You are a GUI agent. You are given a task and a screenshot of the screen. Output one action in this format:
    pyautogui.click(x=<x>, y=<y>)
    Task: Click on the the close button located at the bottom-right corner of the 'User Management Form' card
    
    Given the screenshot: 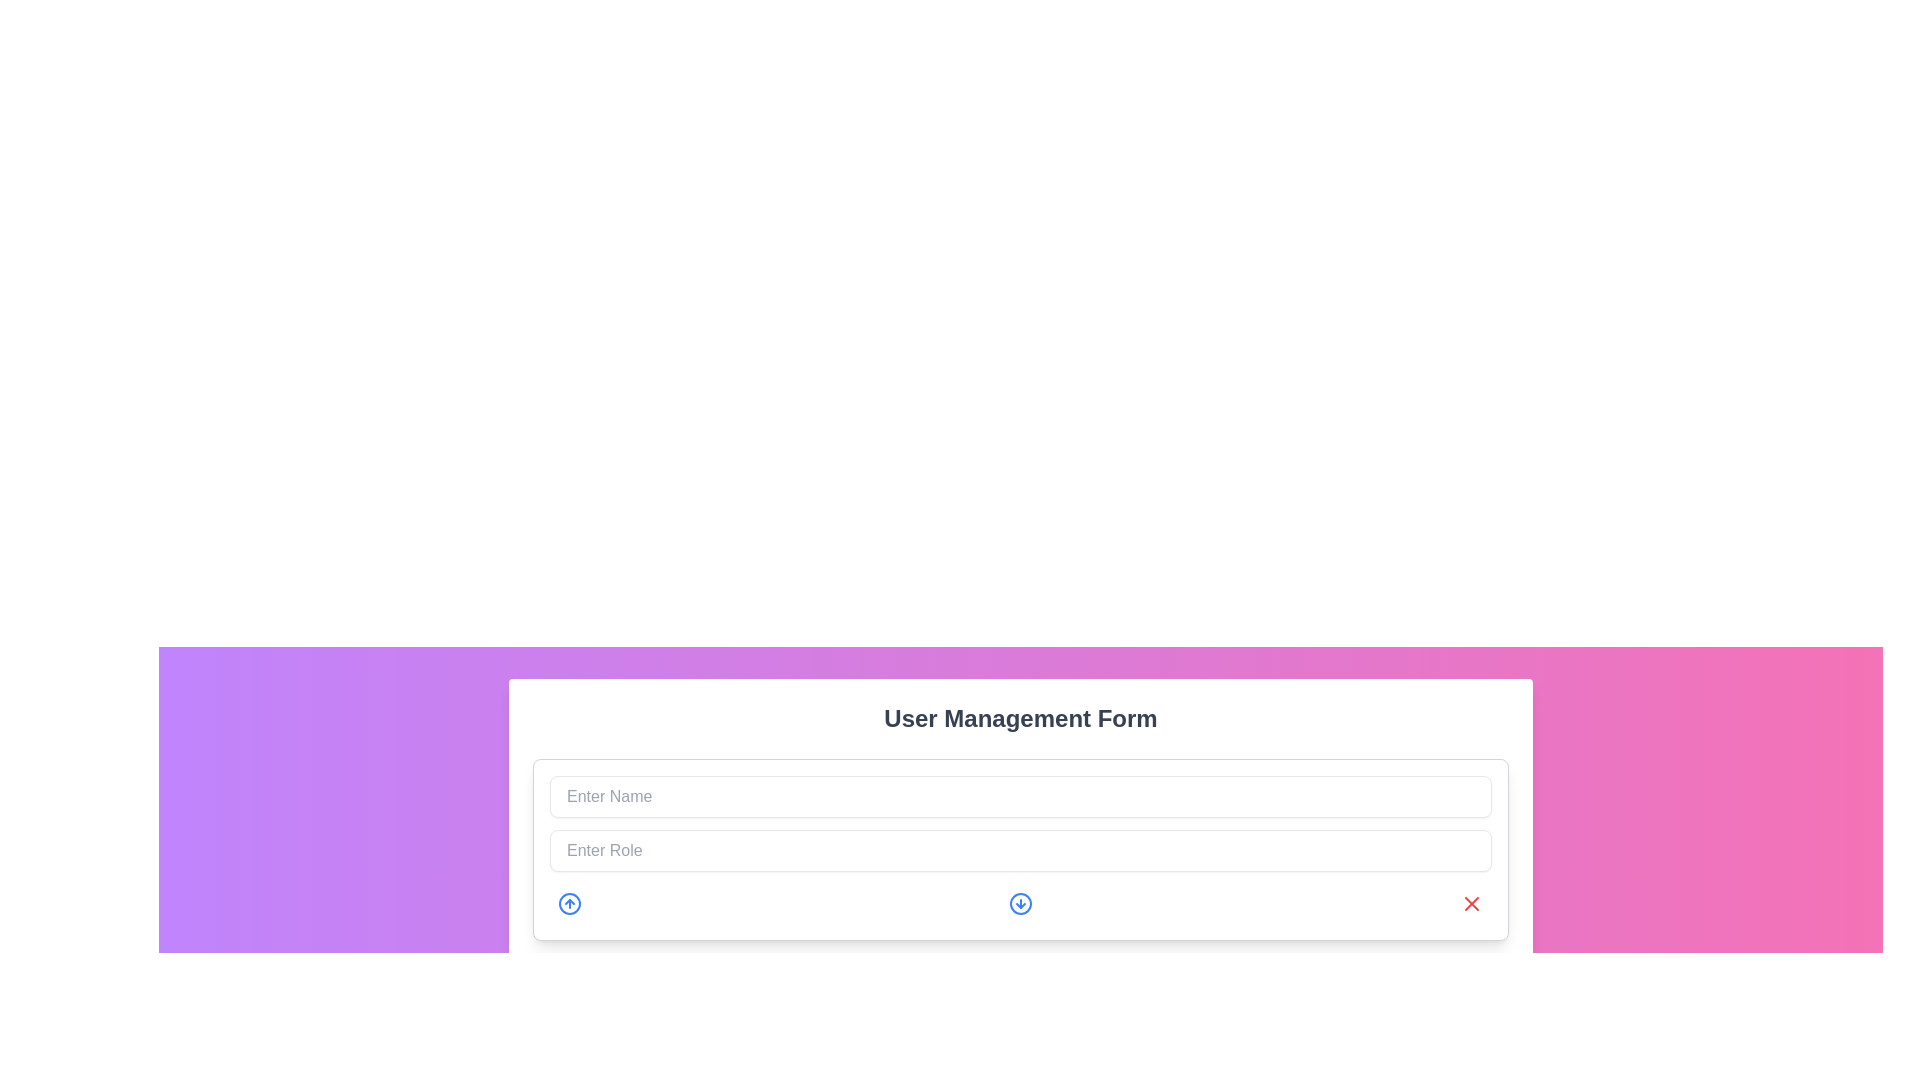 What is the action you would take?
    pyautogui.click(x=1472, y=903)
    